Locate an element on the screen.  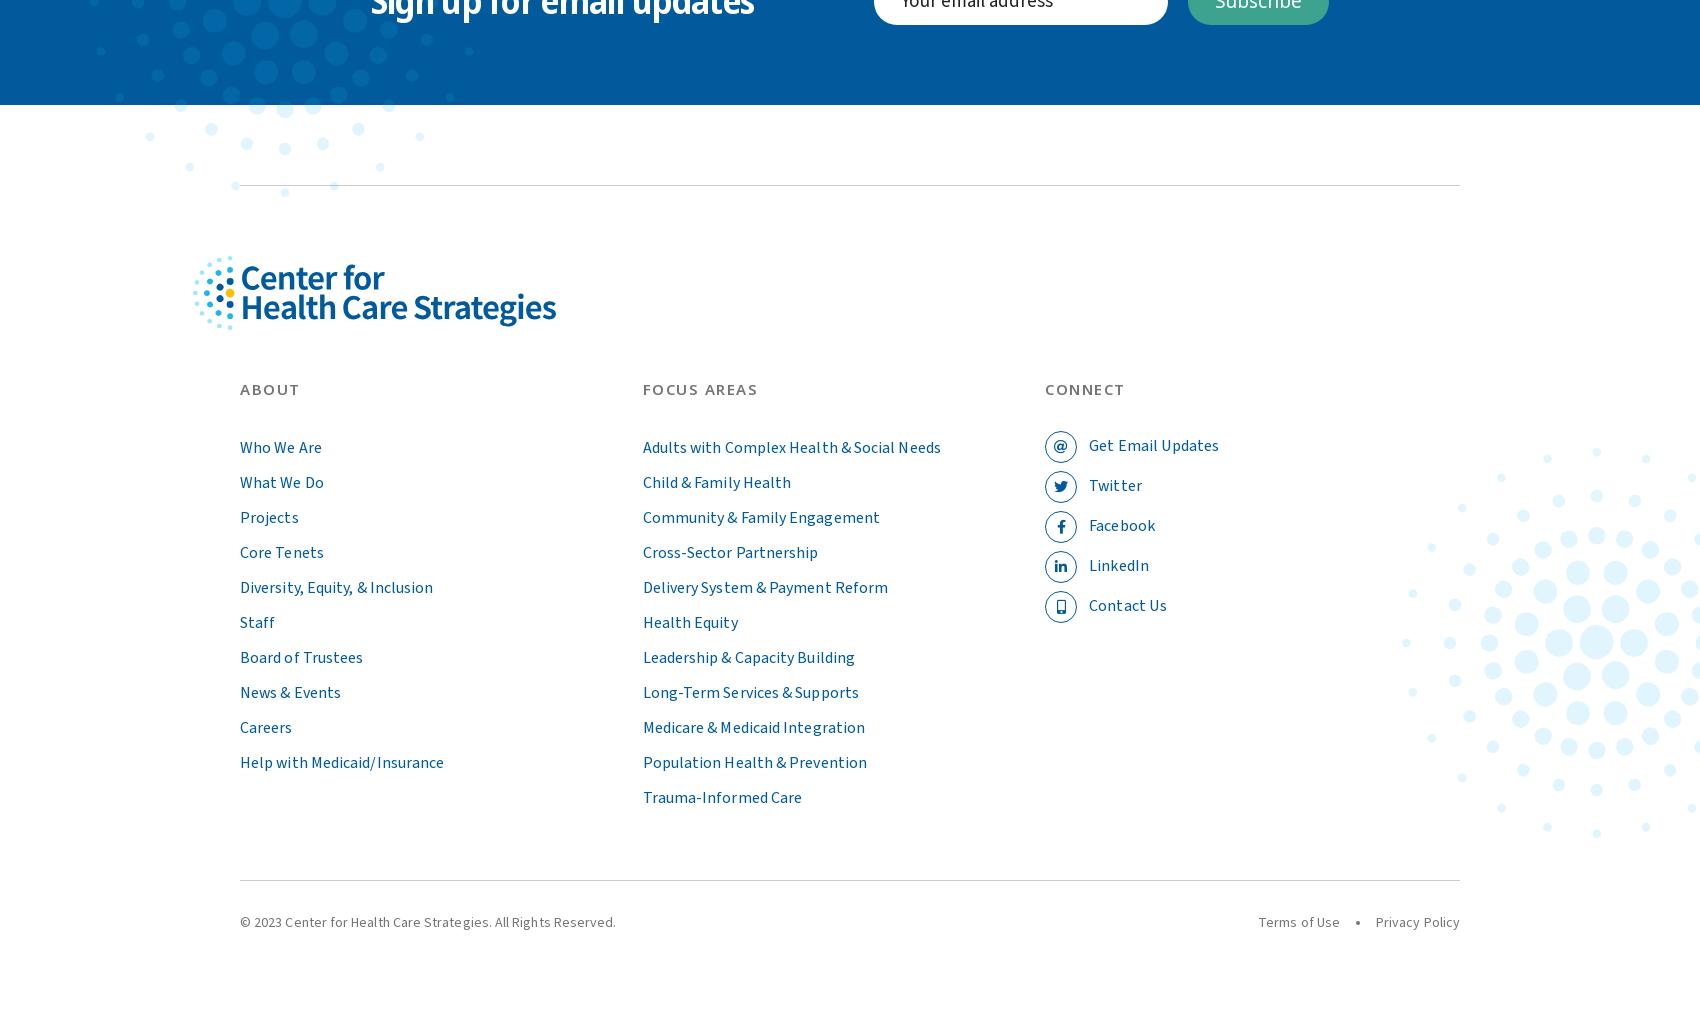
'Delivery System & Payment Reform' is located at coordinates (641, 585).